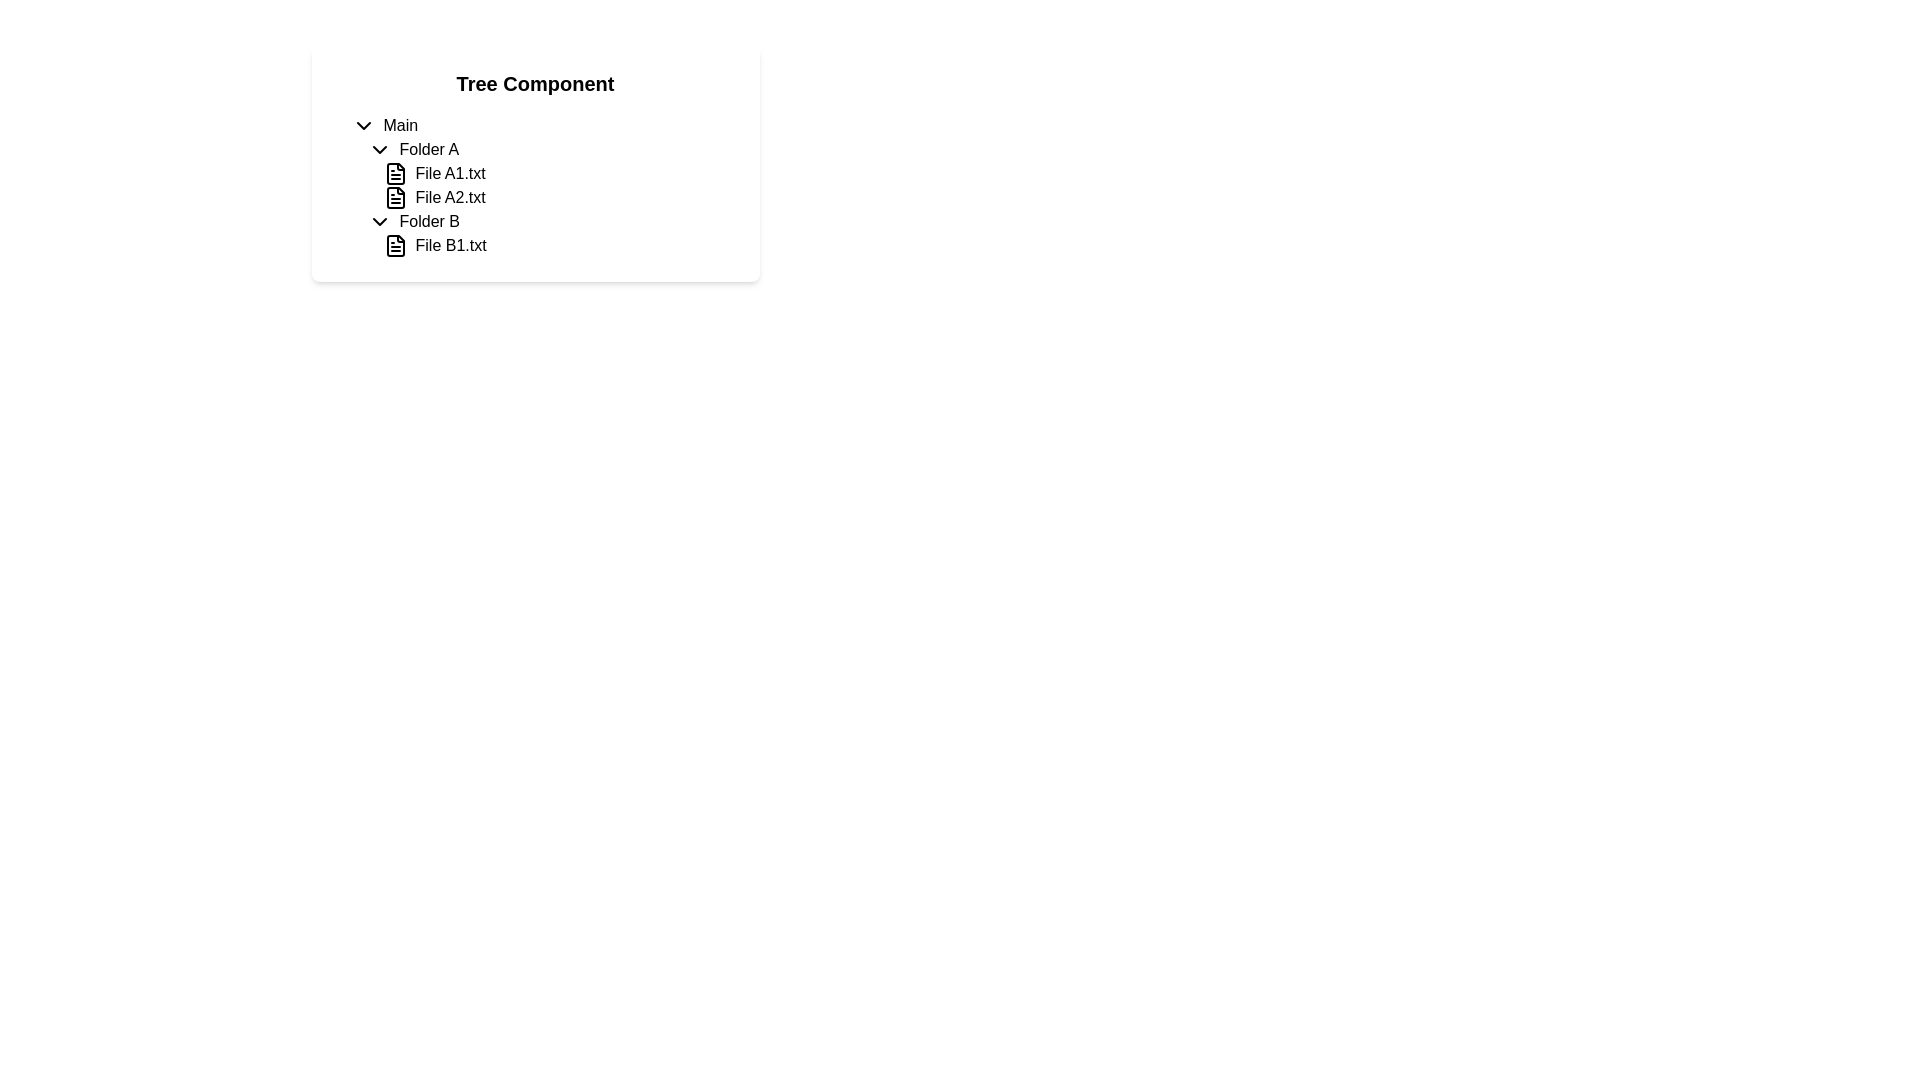  Describe the element at coordinates (395, 245) in the screenshot. I see `the document icon representing 'File B1.txt' located under 'Folder B'` at that location.